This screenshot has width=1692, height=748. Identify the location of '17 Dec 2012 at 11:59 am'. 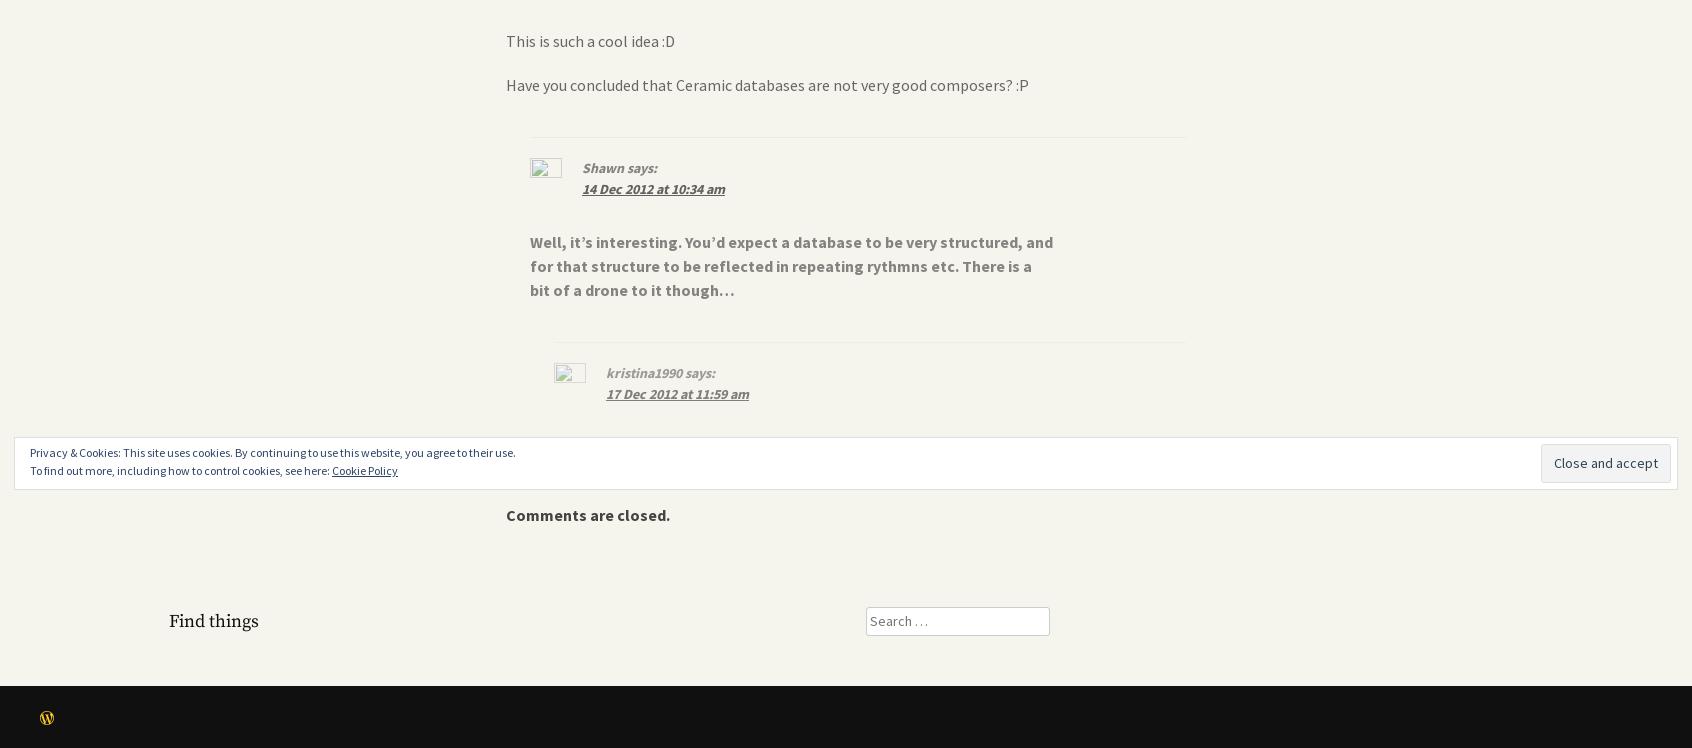
(677, 393).